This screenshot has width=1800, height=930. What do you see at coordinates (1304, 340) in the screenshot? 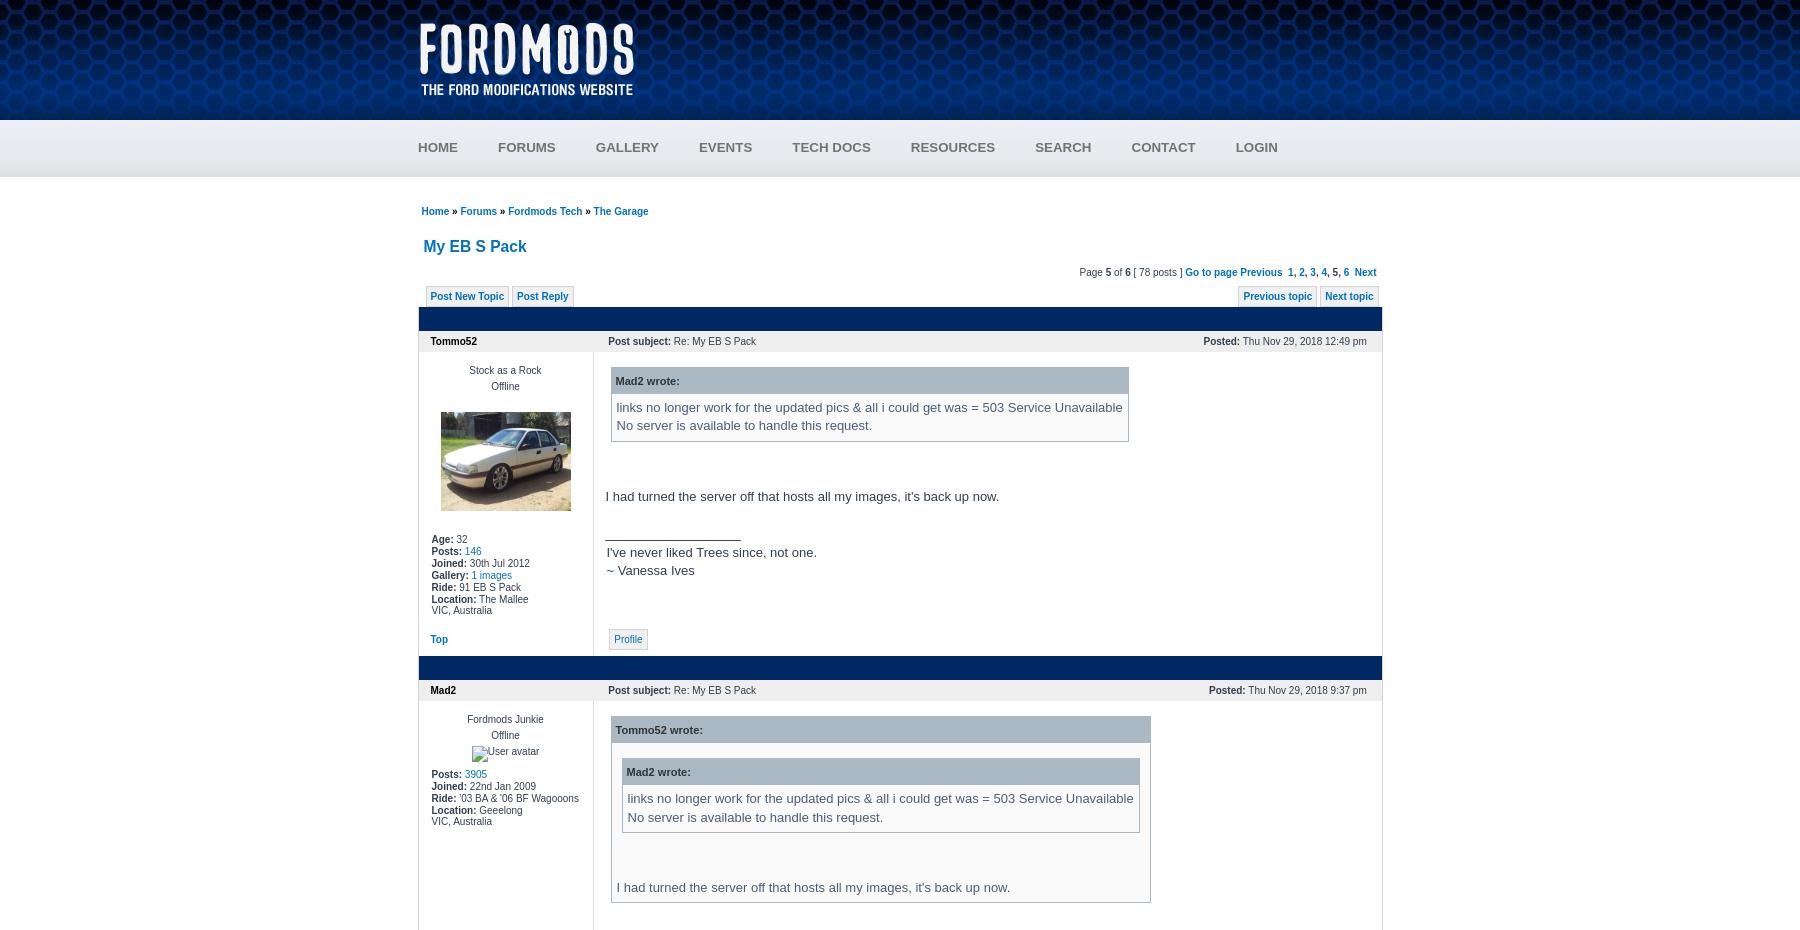
I see `'Thu Nov 29, 2018 12:49 pm'` at bounding box center [1304, 340].